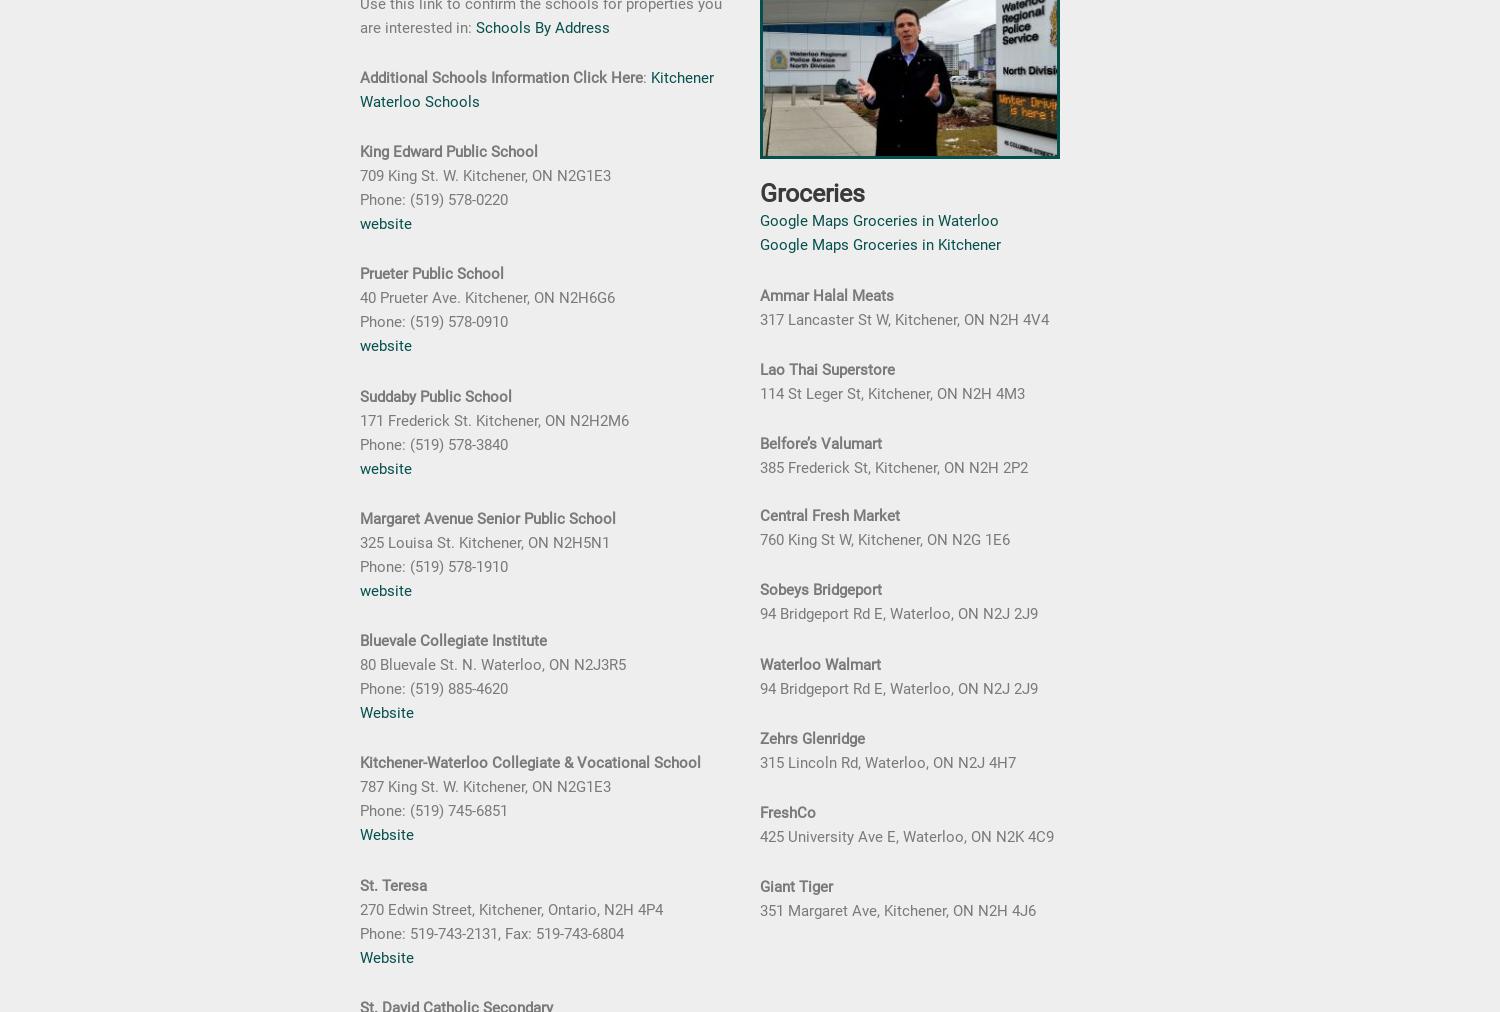  I want to click on '351 Margaret Ave, Kitchener, ON N2H 4J6', so click(898, 911).